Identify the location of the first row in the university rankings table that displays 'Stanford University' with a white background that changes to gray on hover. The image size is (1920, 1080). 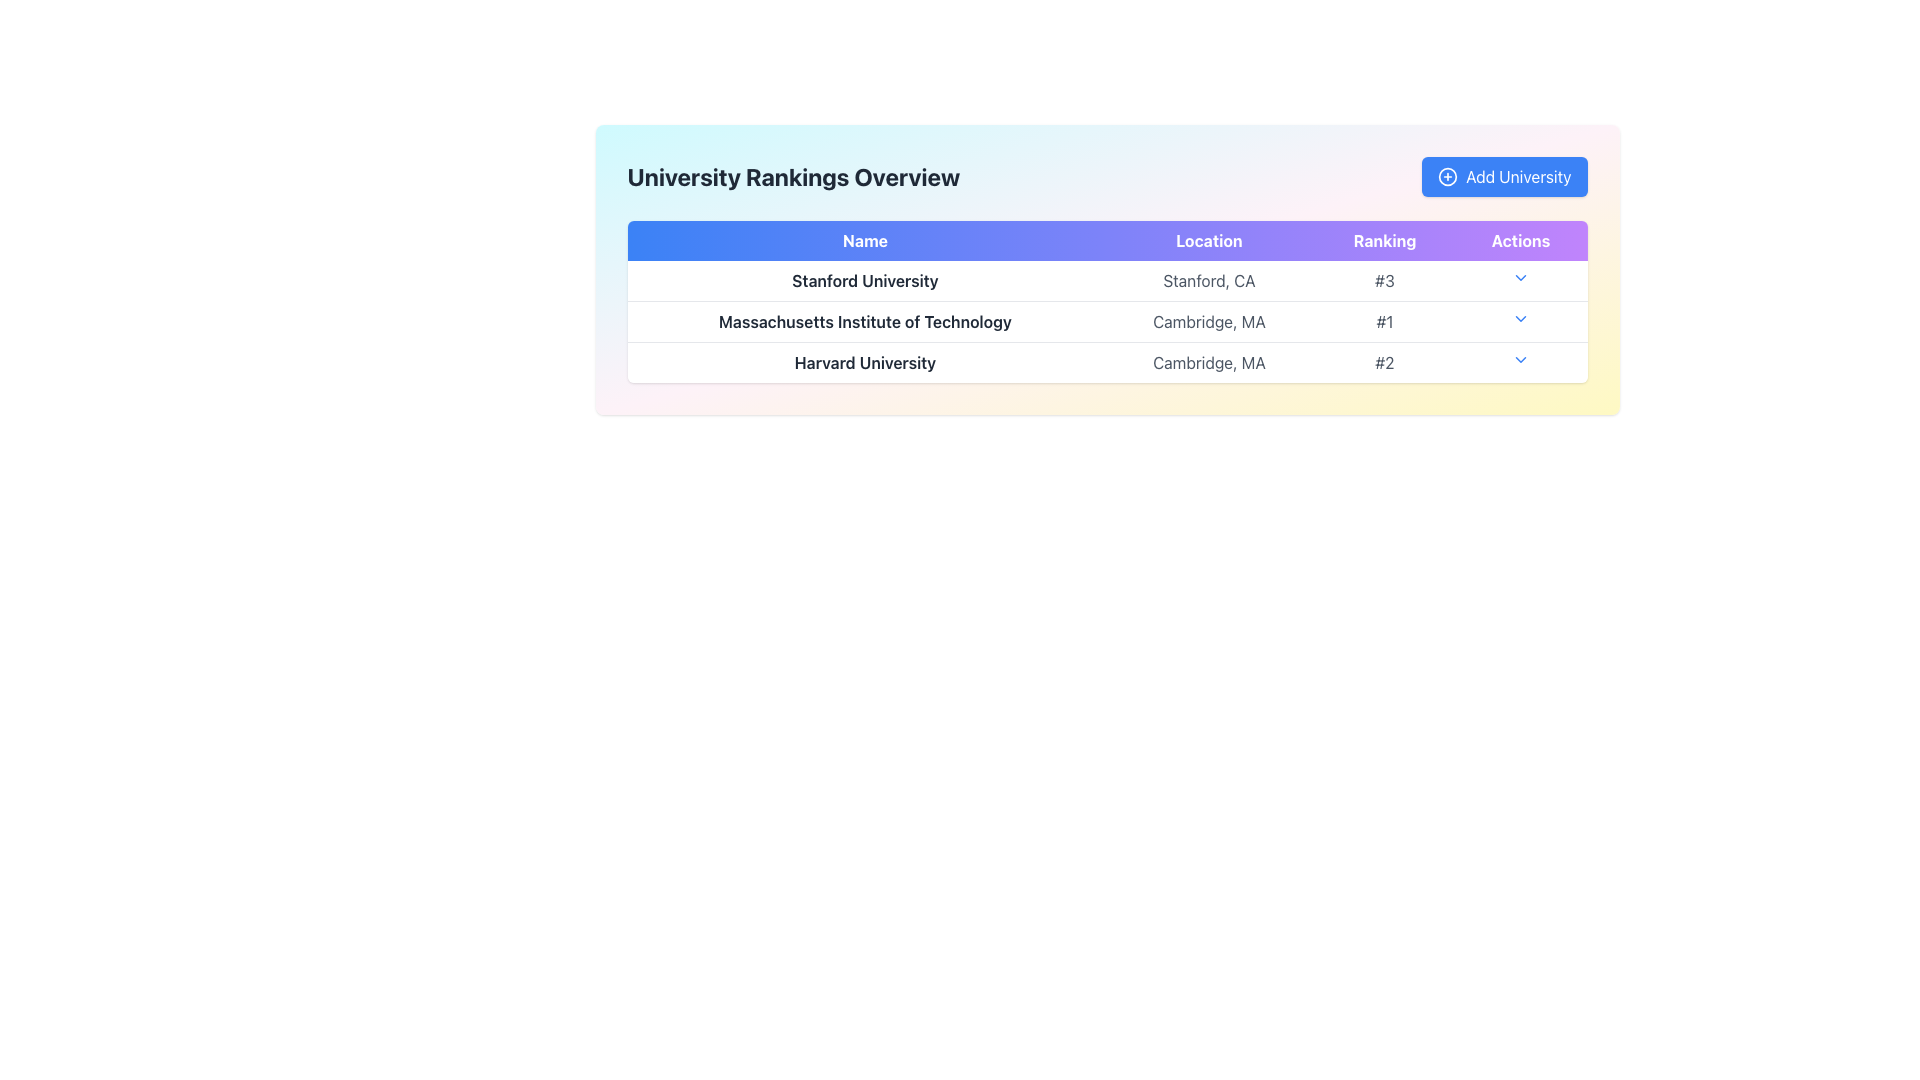
(1106, 281).